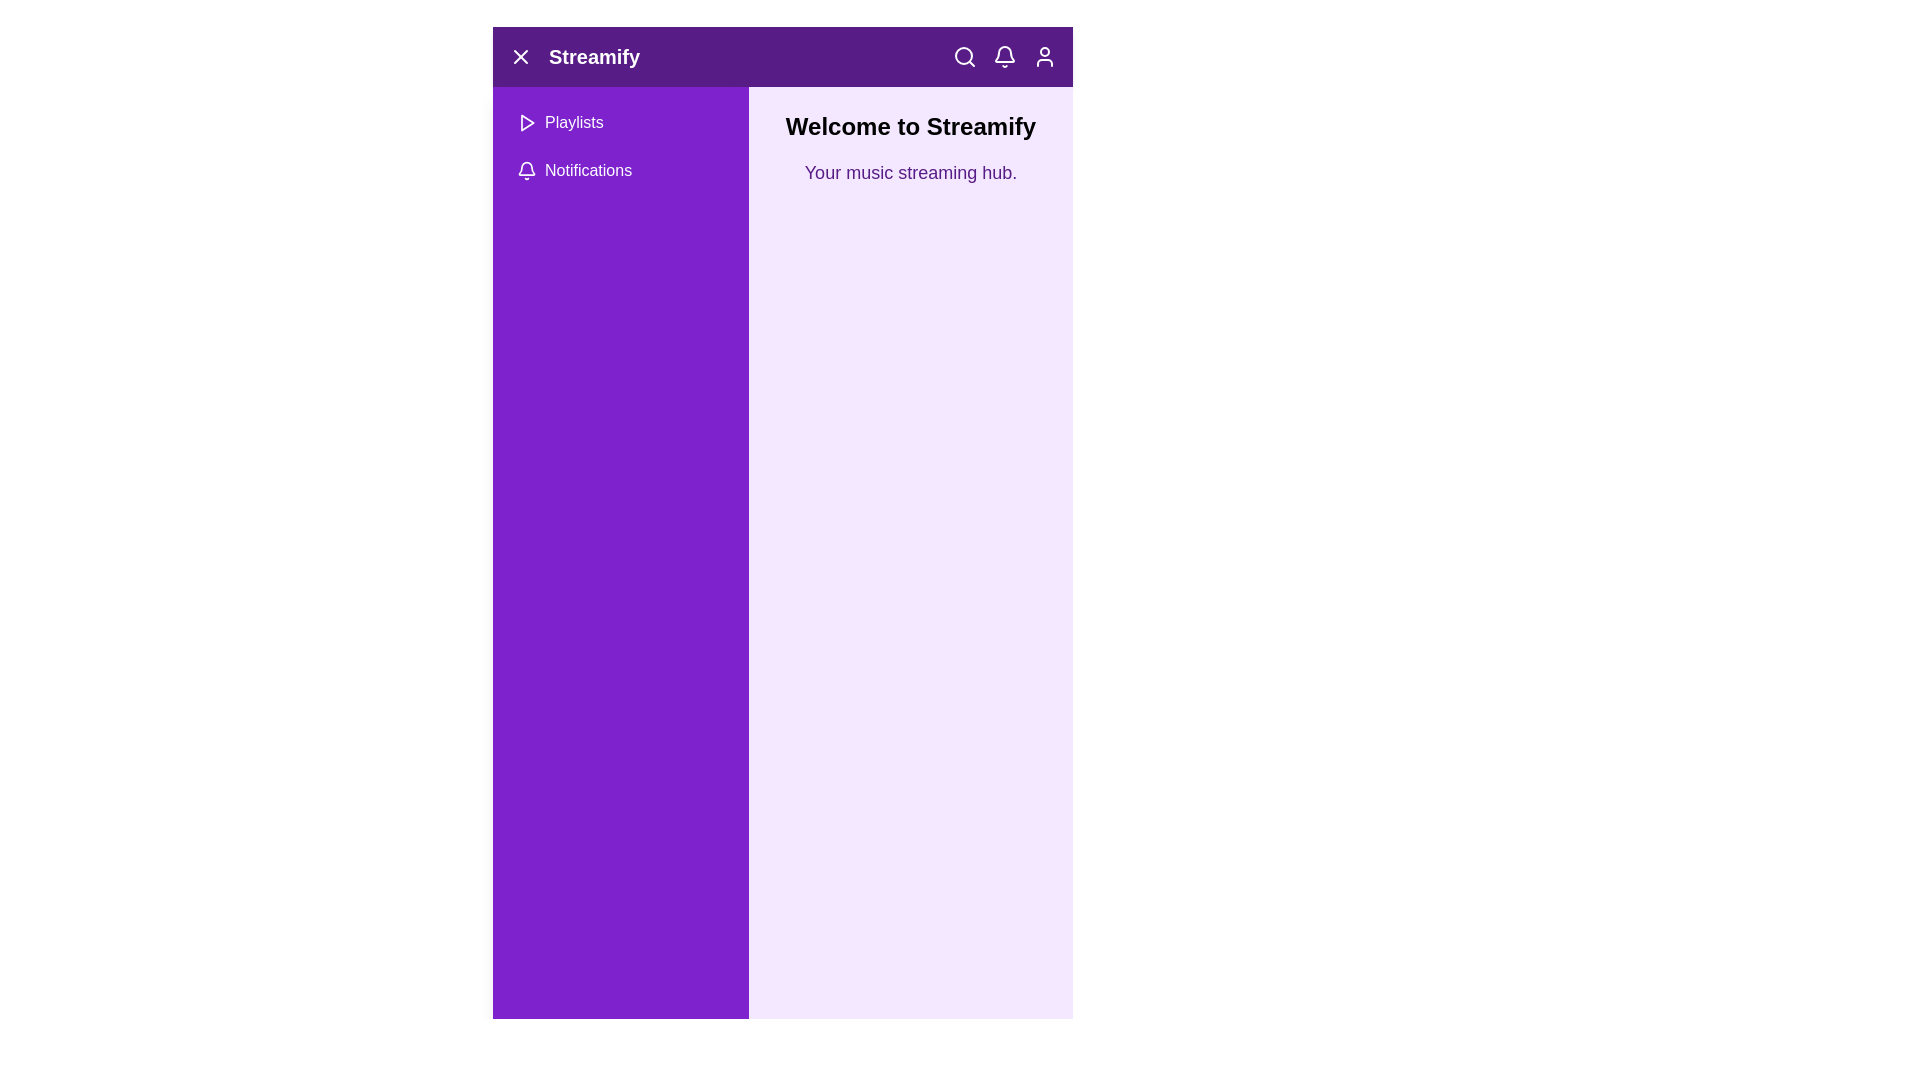 The width and height of the screenshot is (1920, 1080). I want to click on the 'Notifications' button, which is a purple rectangular button containing a bell icon and the text 'Notifications', located in the vertical sidebar beneath the 'Playlists' button, so click(619, 169).